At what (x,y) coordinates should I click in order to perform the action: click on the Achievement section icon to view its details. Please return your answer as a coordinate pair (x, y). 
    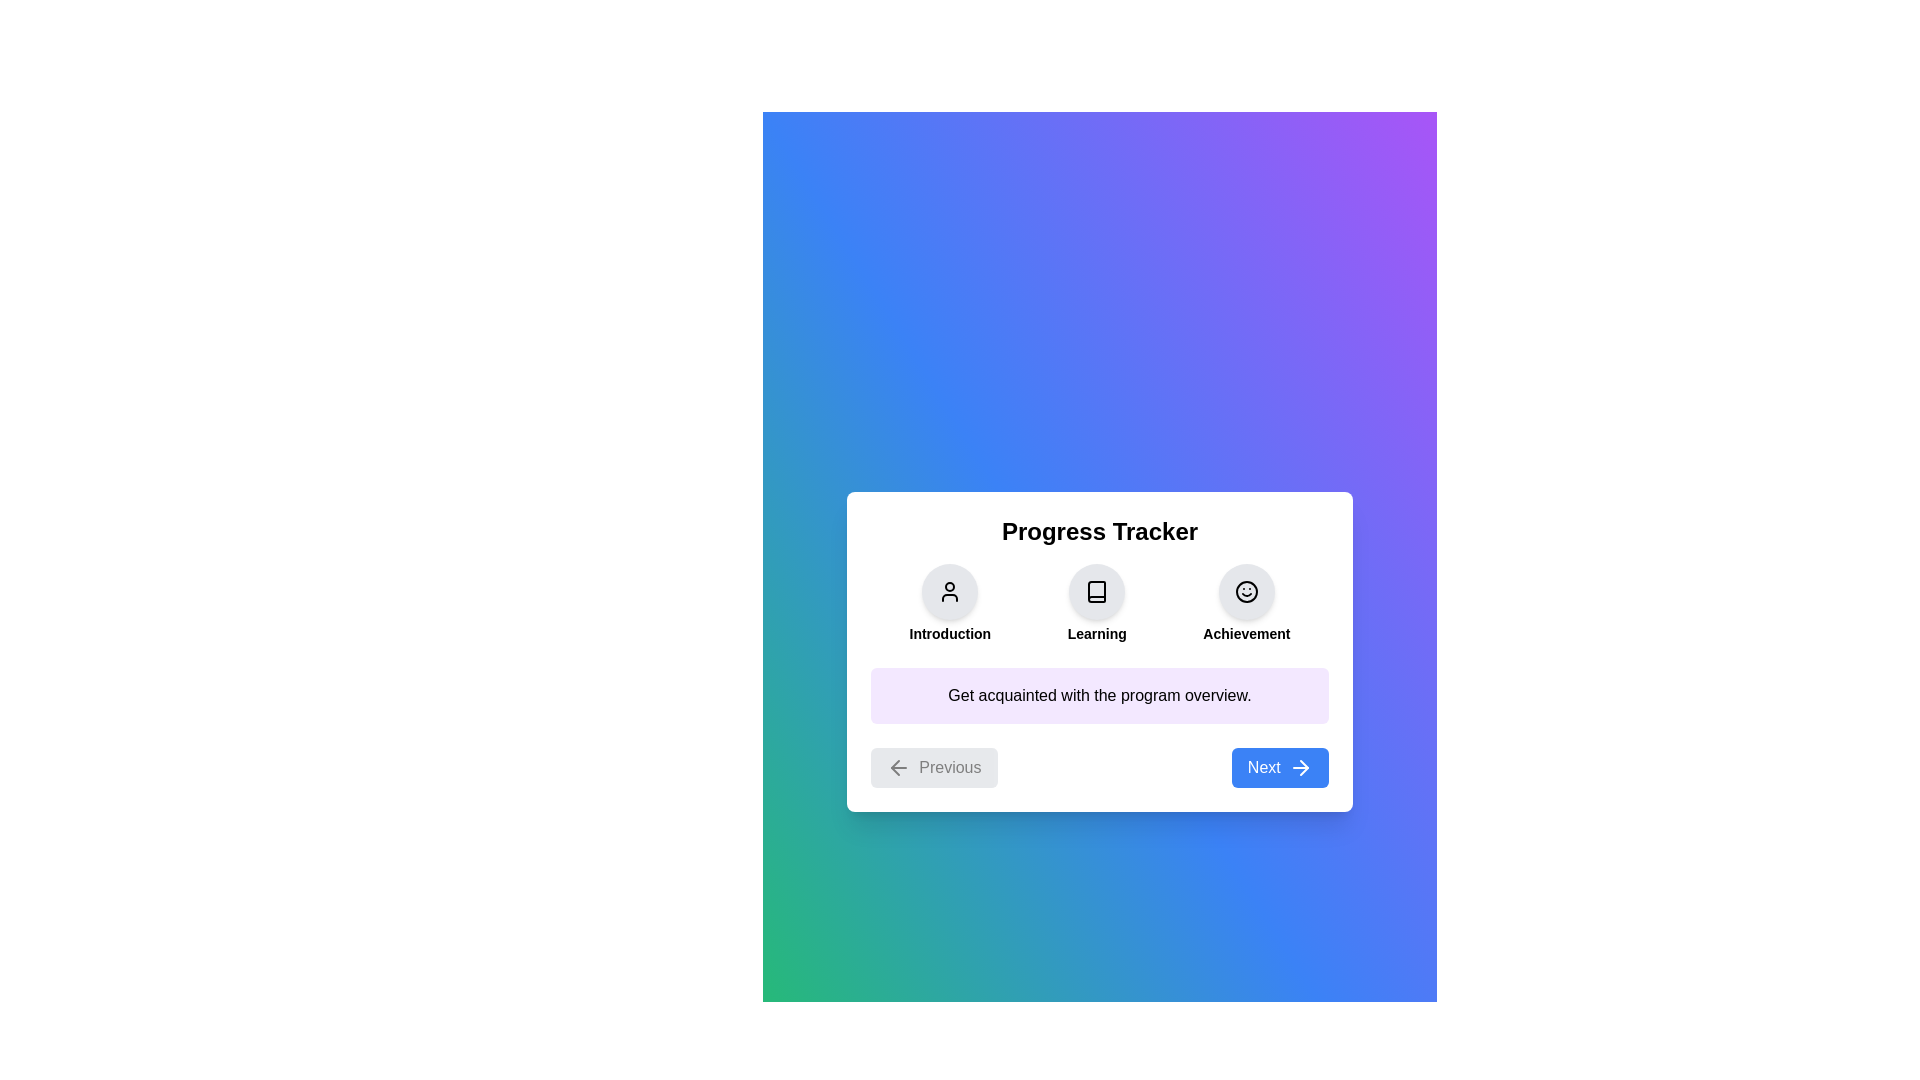
    Looking at the image, I should click on (1245, 590).